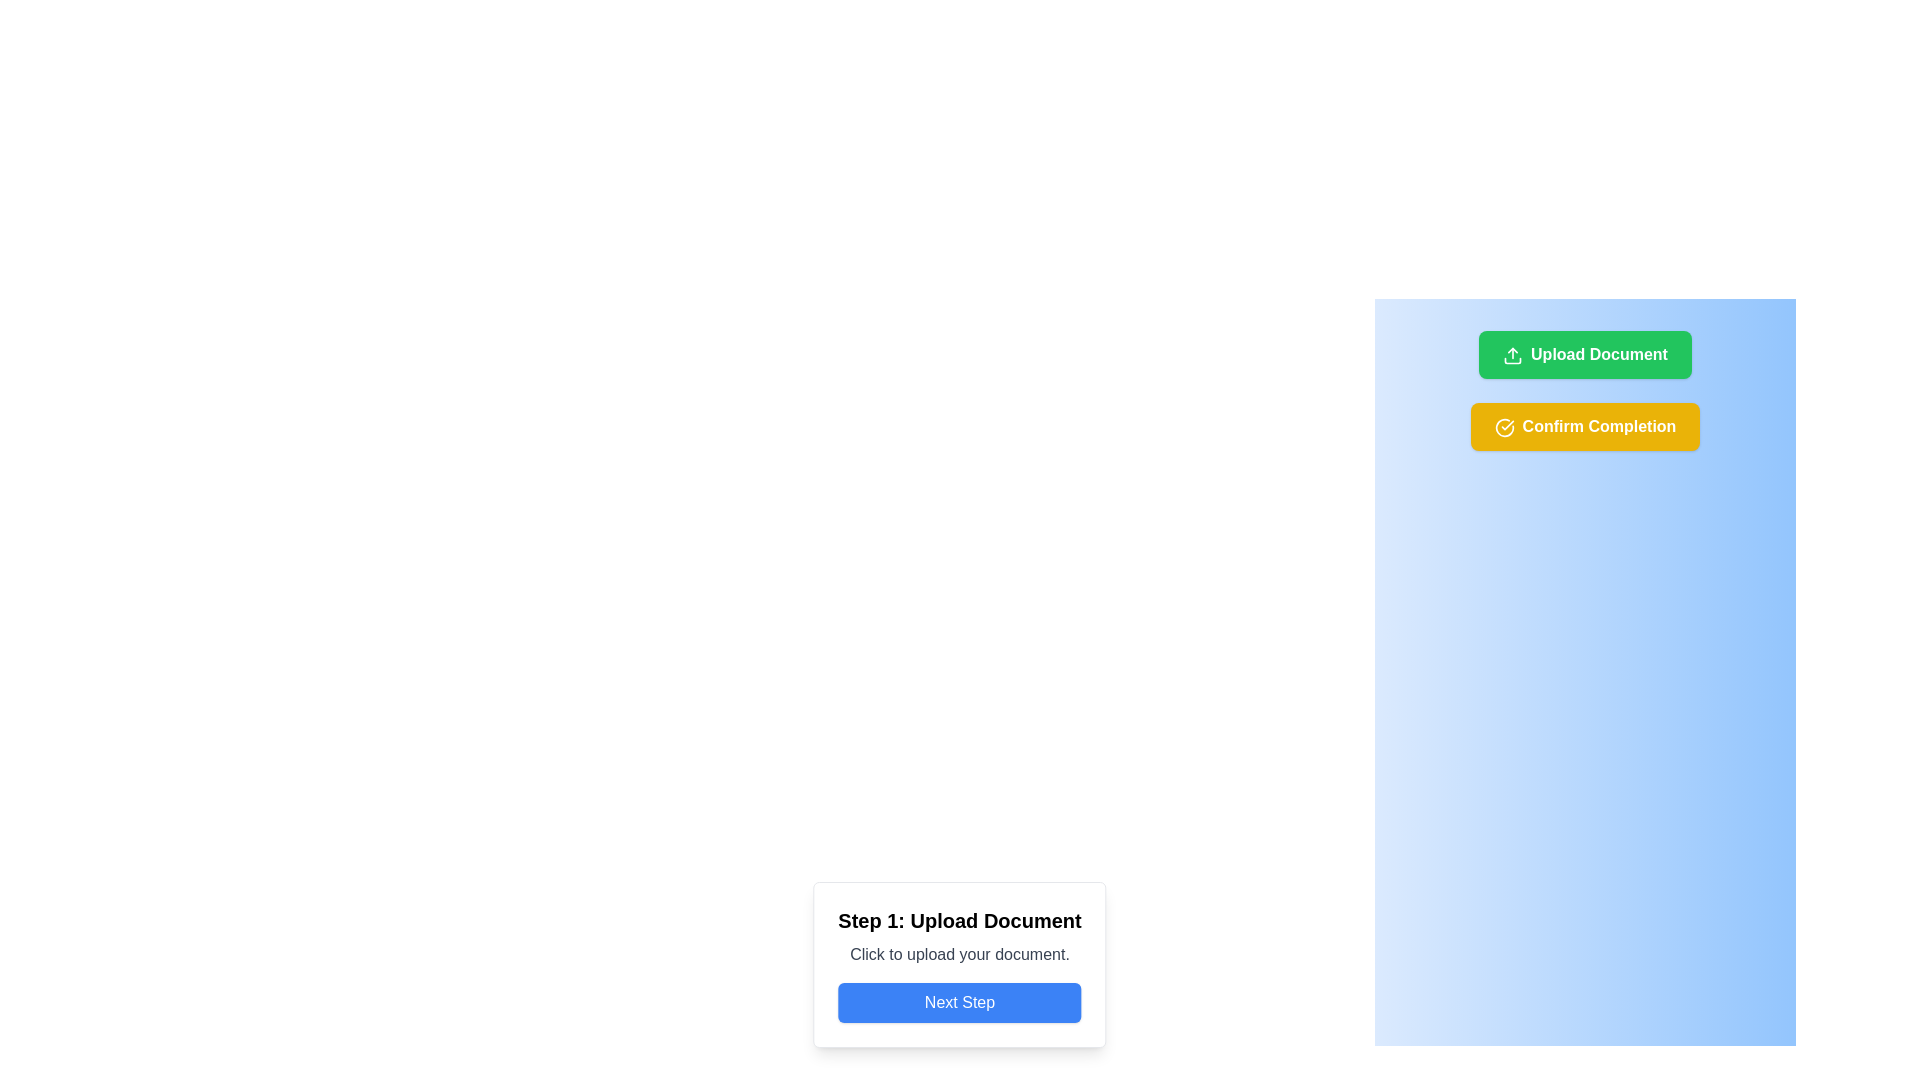 Image resolution: width=1920 pixels, height=1080 pixels. What do you see at coordinates (1512, 354) in the screenshot?
I see `the Upload icon, which is a decorative graphic located within the green 'Upload Document' button, left-aligned near the text label` at bounding box center [1512, 354].